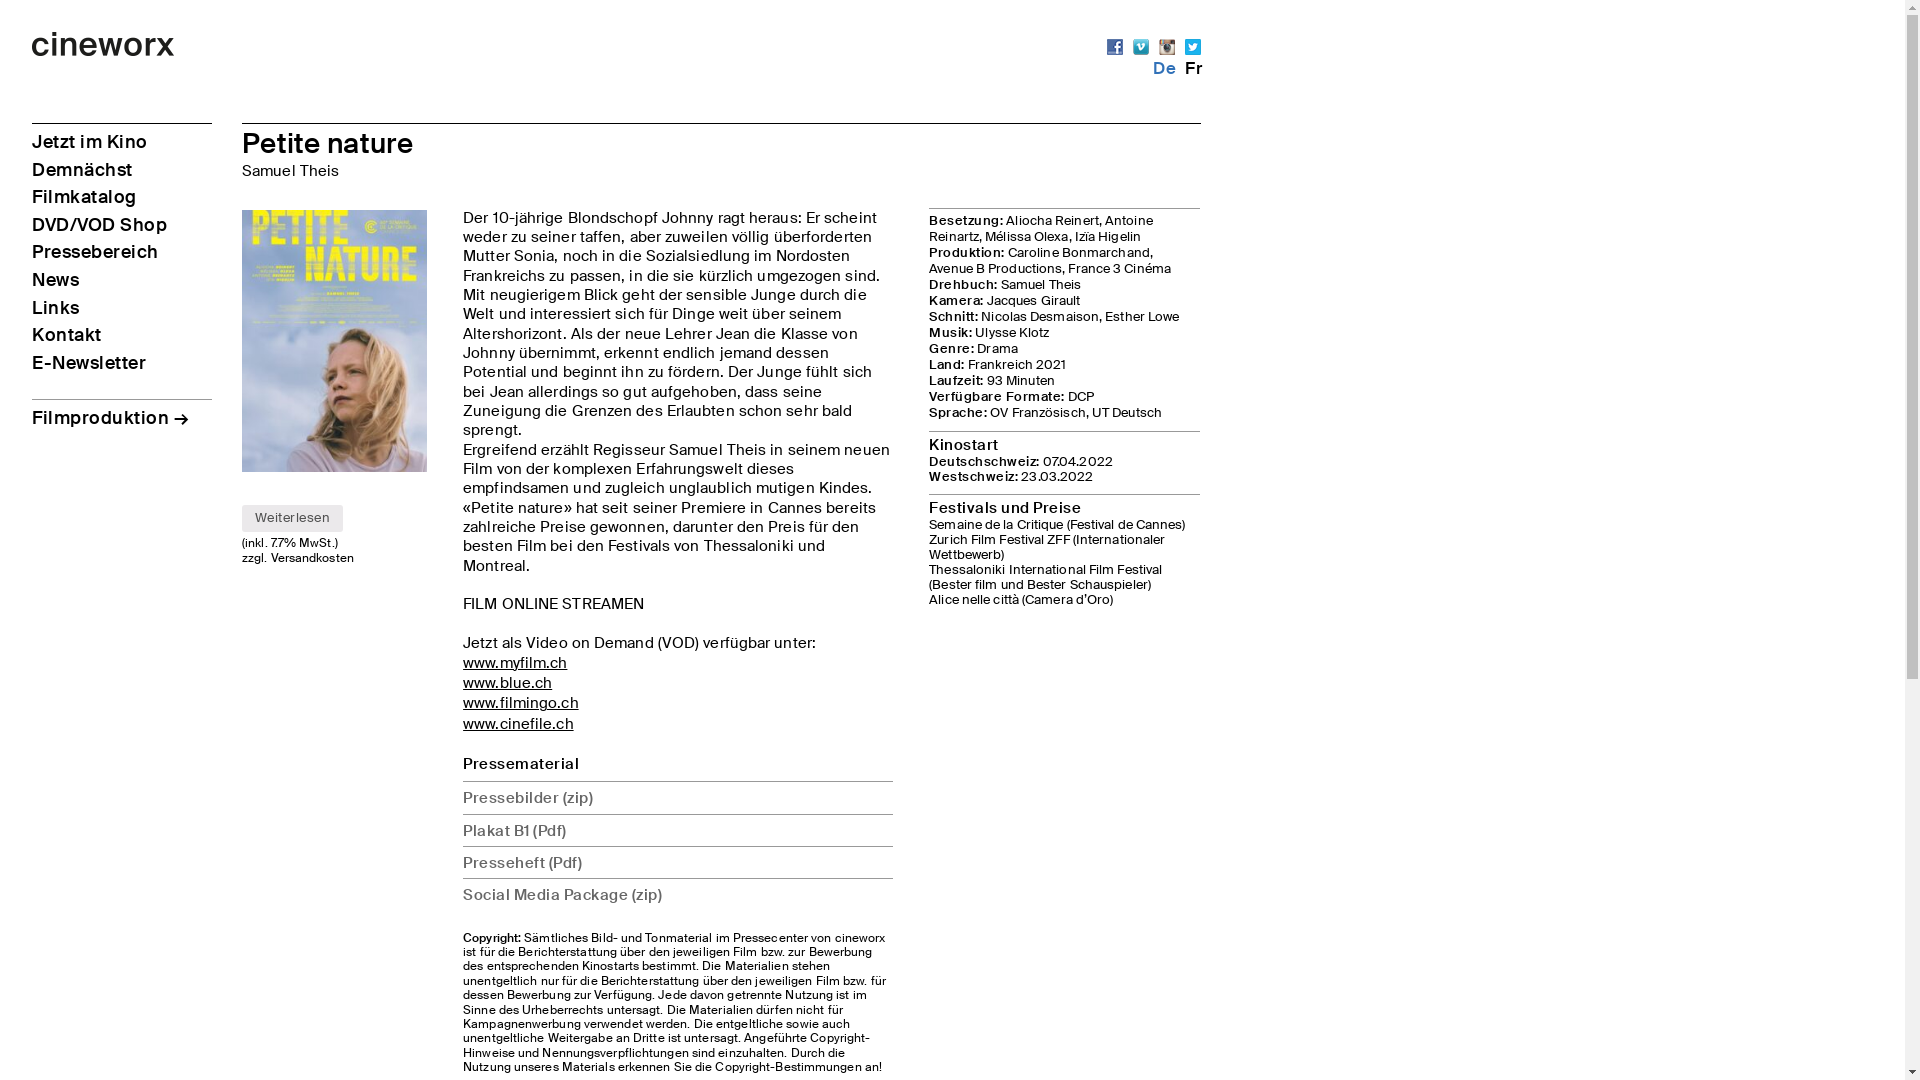 Image resolution: width=1920 pixels, height=1080 pixels. What do you see at coordinates (677, 893) in the screenshot?
I see `'Social Media Package (zip)'` at bounding box center [677, 893].